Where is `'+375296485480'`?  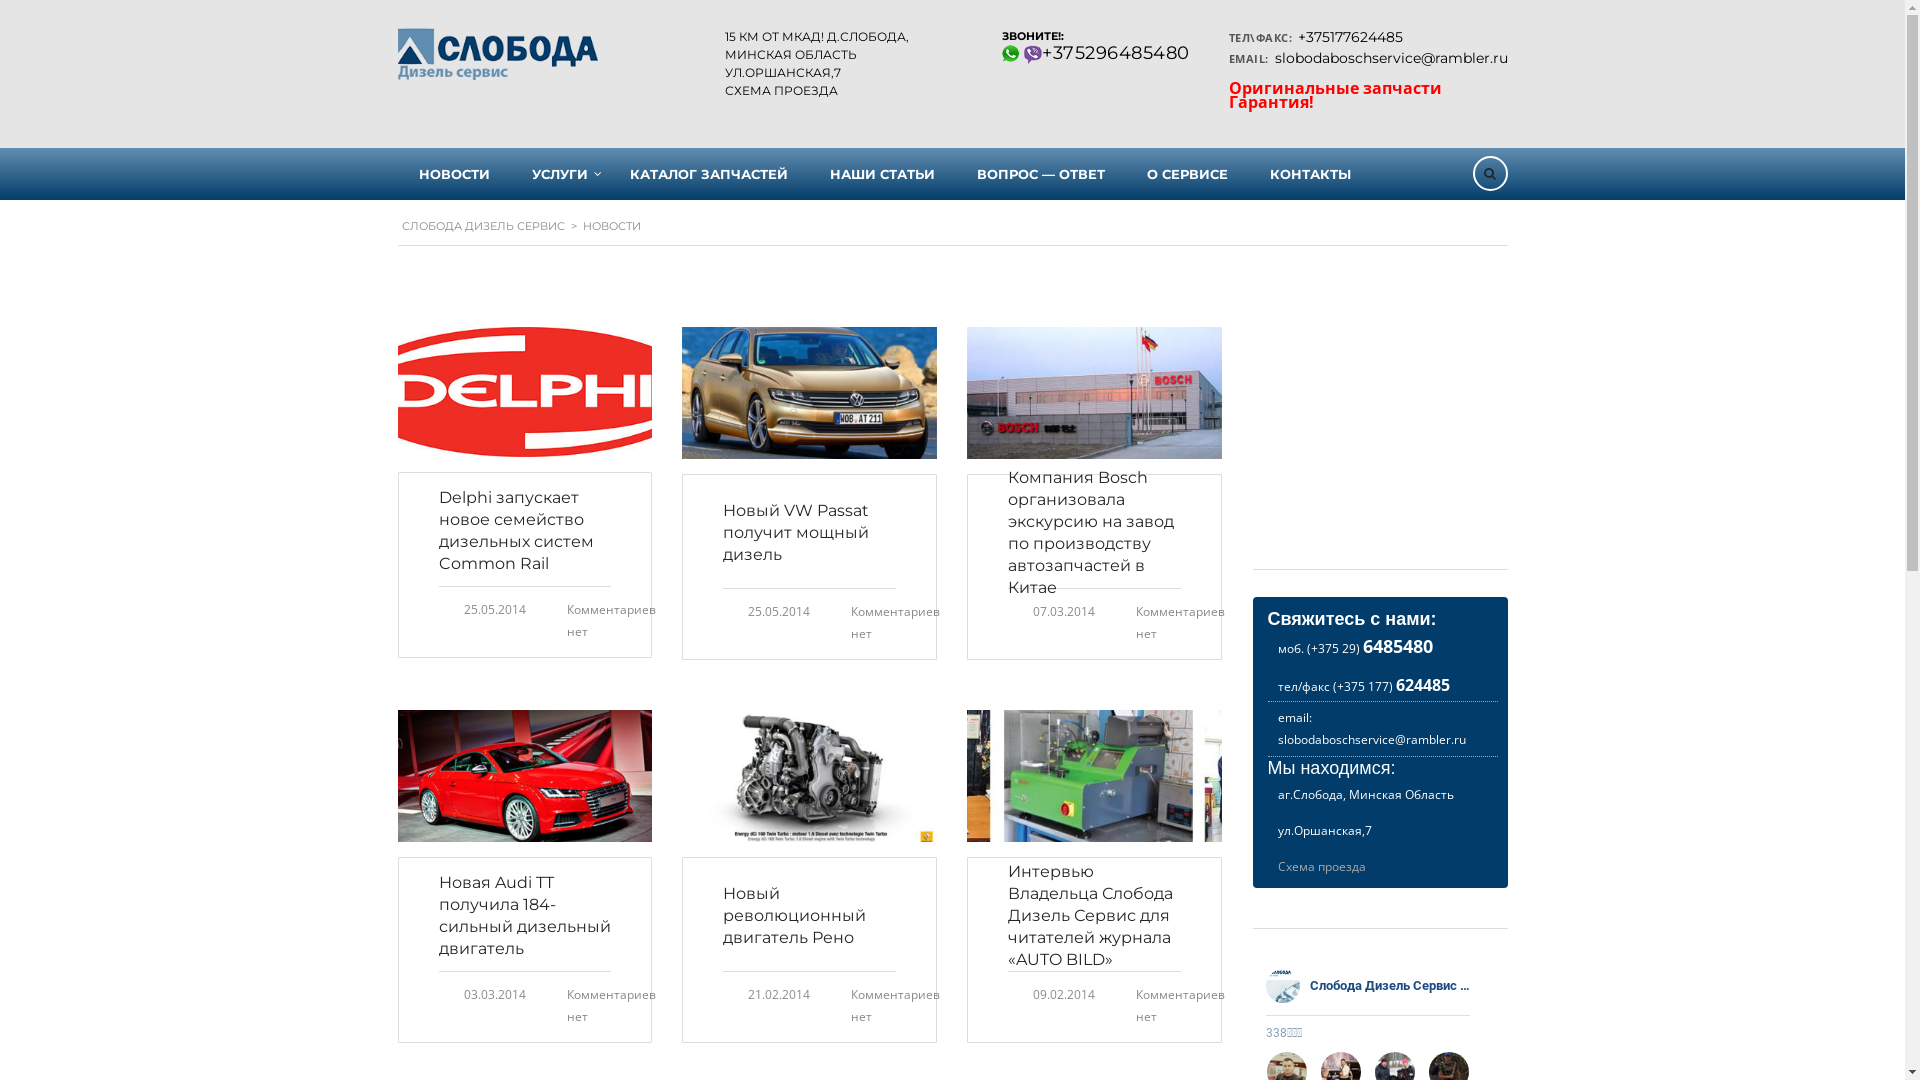 '+375296485480' is located at coordinates (1040, 52).